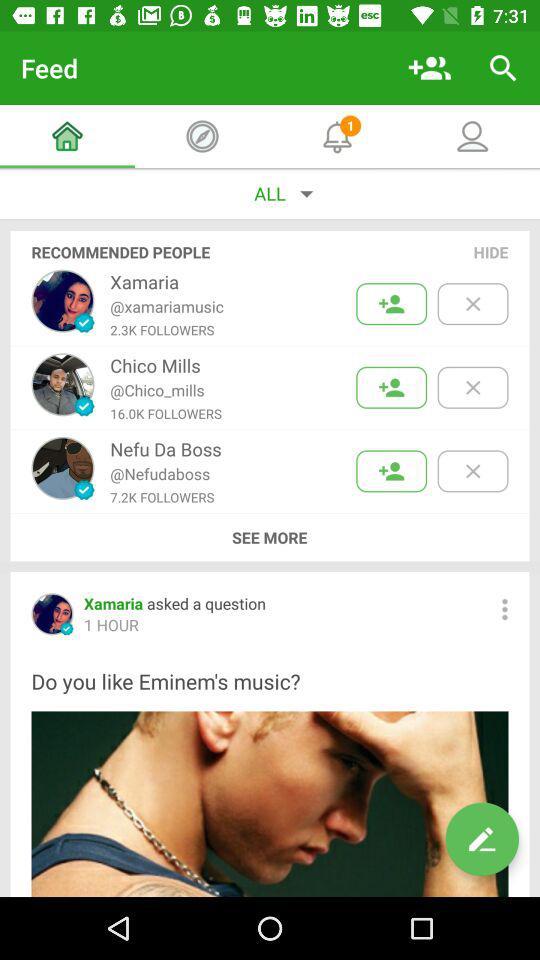 Image resolution: width=540 pixels, height=960 pixels. What do you see at coordinates (472, 386) in the screenshot?
I see `hide this particular name and picture` at bounding box center [472, 386].